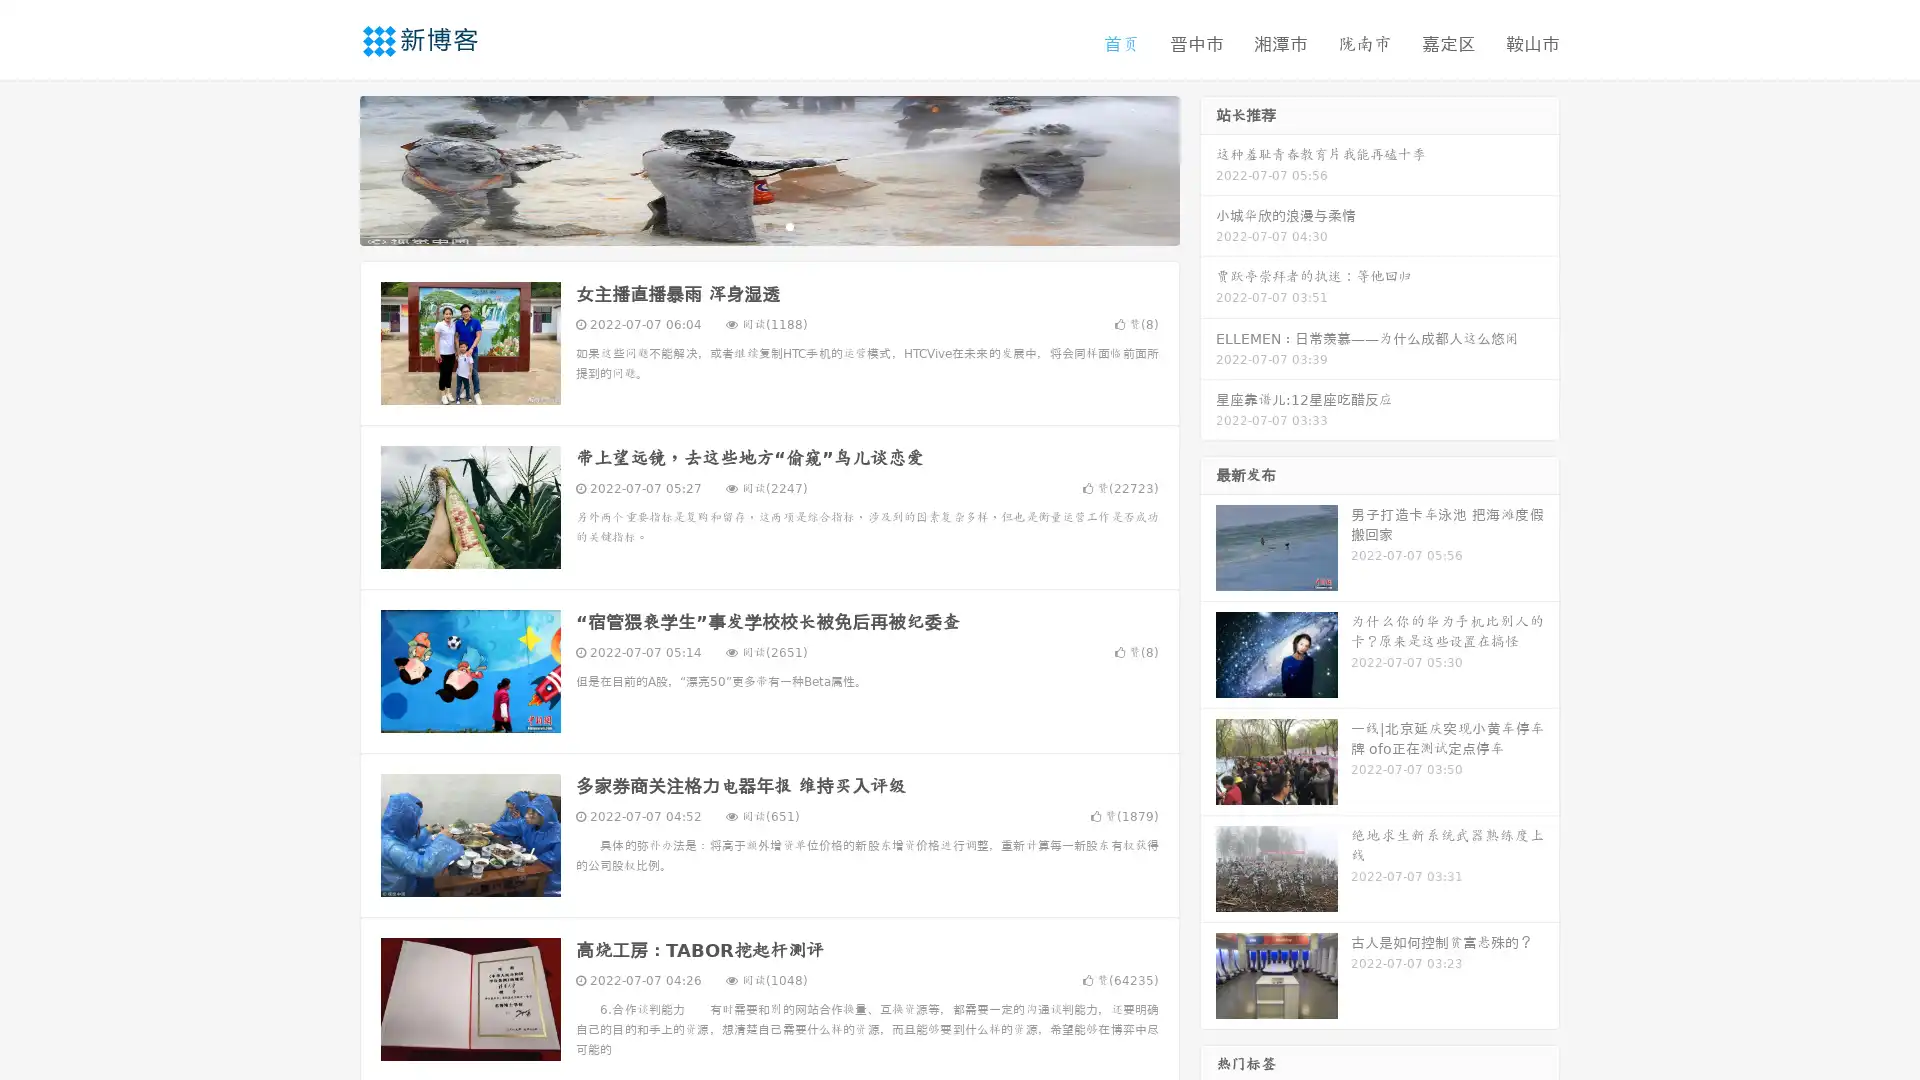 This screenshot has width=1920, height=1080. I want to click on Go to slide 2, so click(768, 225).